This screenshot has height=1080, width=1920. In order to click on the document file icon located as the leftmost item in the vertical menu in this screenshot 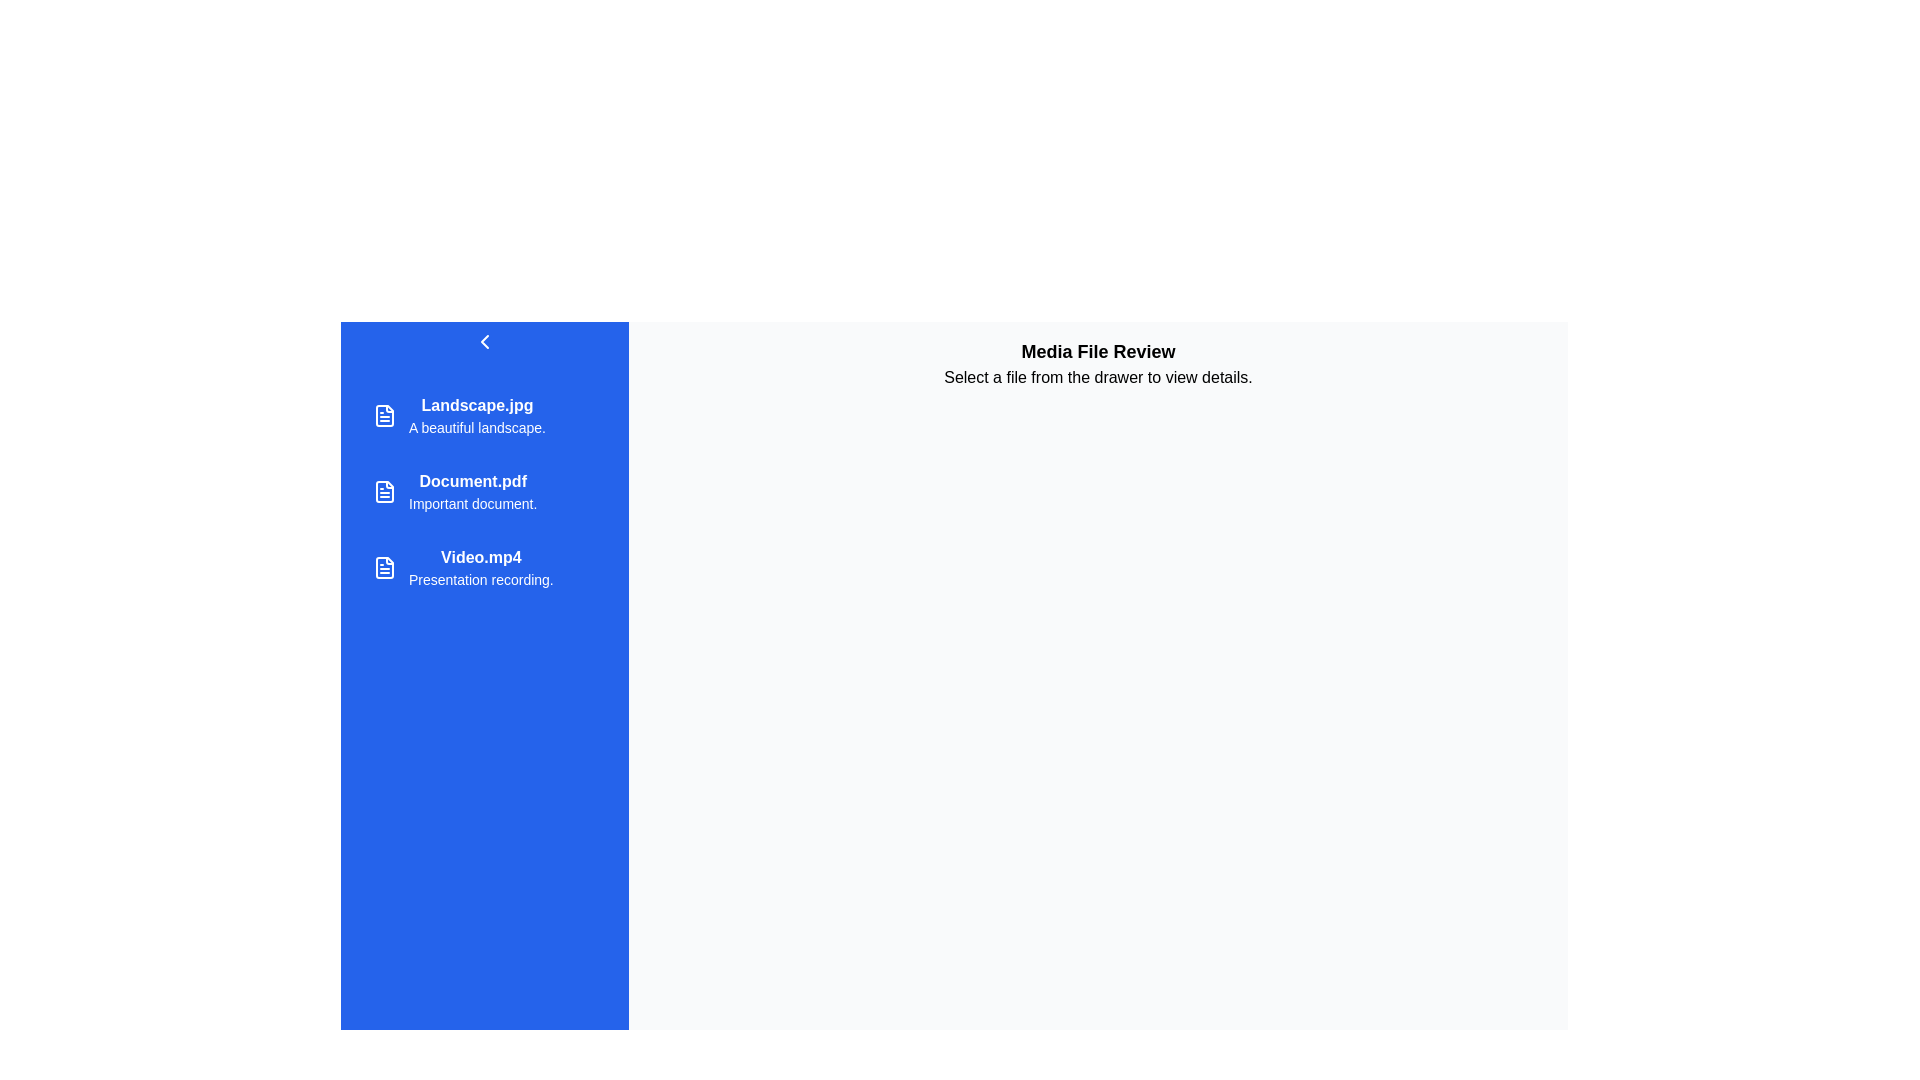, I will do `click(384, 492)`.